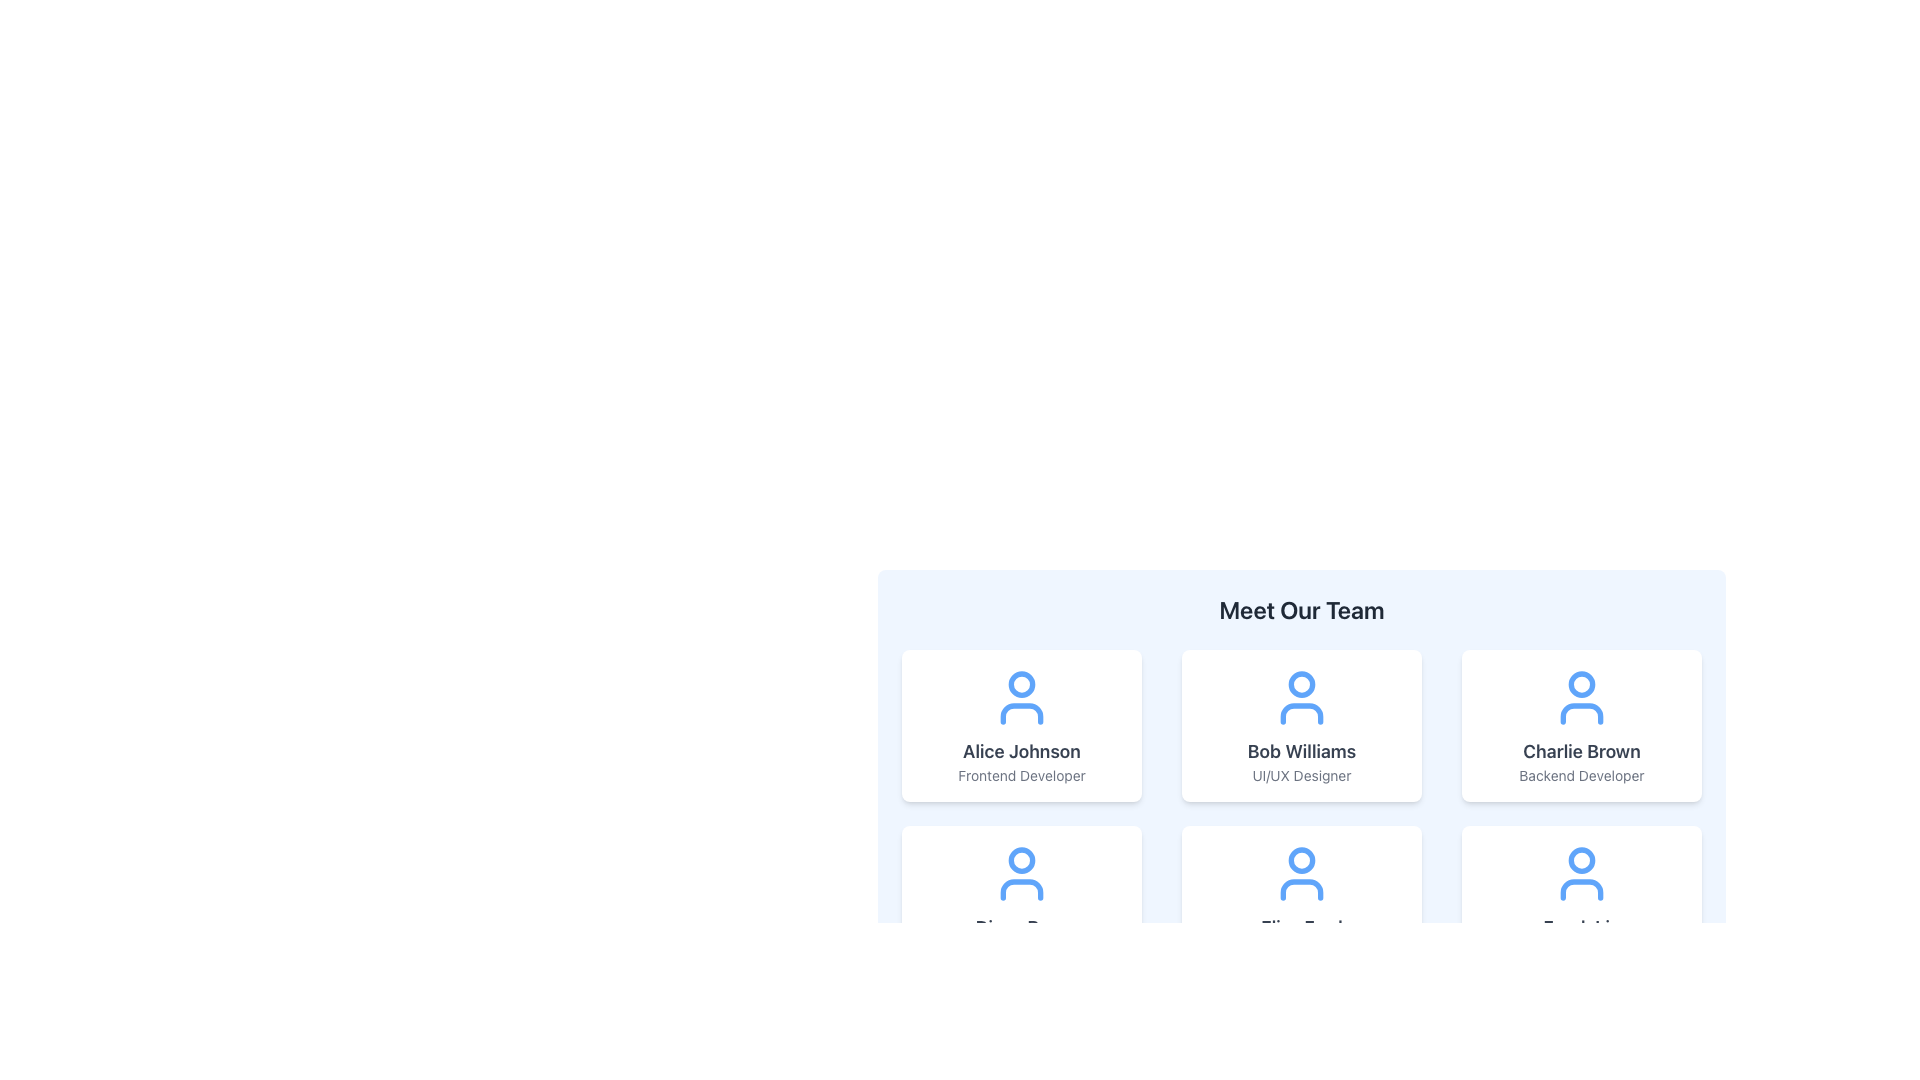 This screenshot has height=1080, width=1920. I want to click on the head of the avatar graphic representing 'Bob Williams' in the 'Meet Our Team' section, so click(1301, 682).